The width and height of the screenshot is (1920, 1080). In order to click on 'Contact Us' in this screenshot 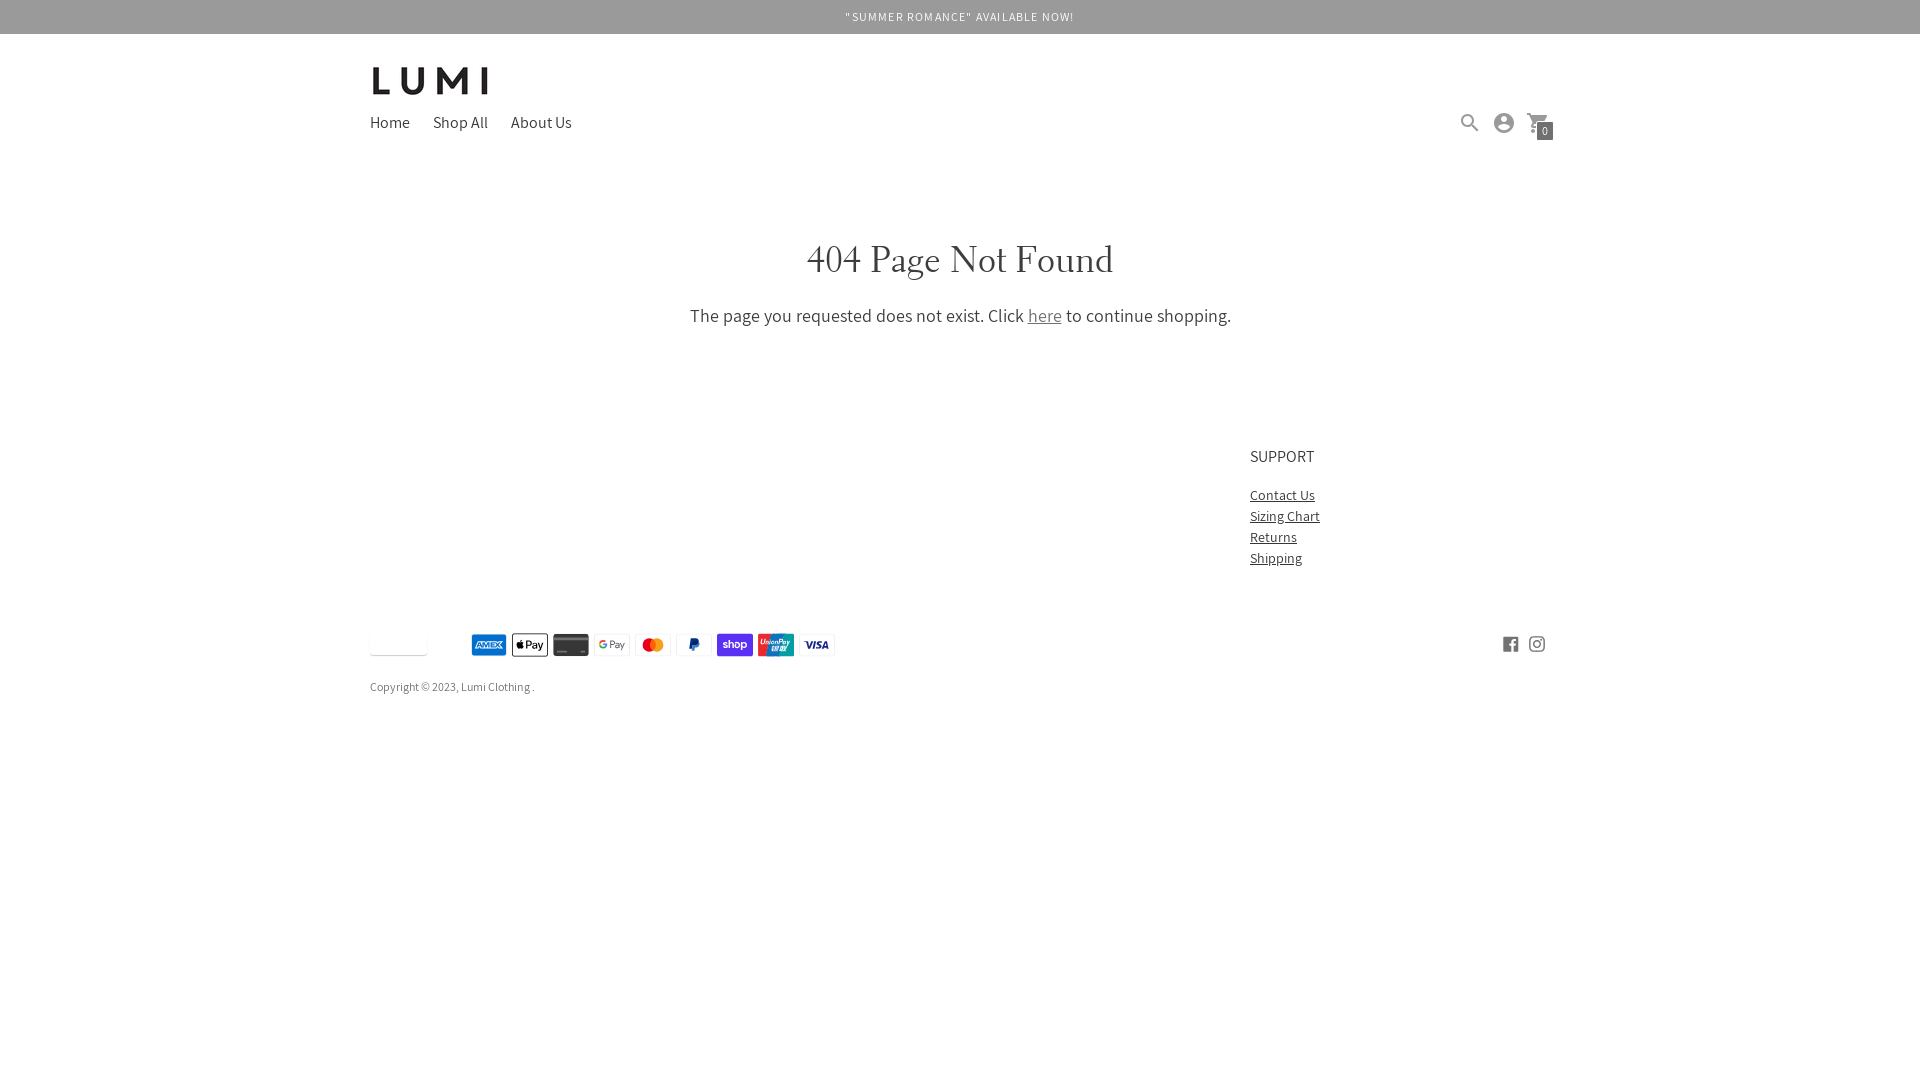, I will do `click(1282, 494)`.